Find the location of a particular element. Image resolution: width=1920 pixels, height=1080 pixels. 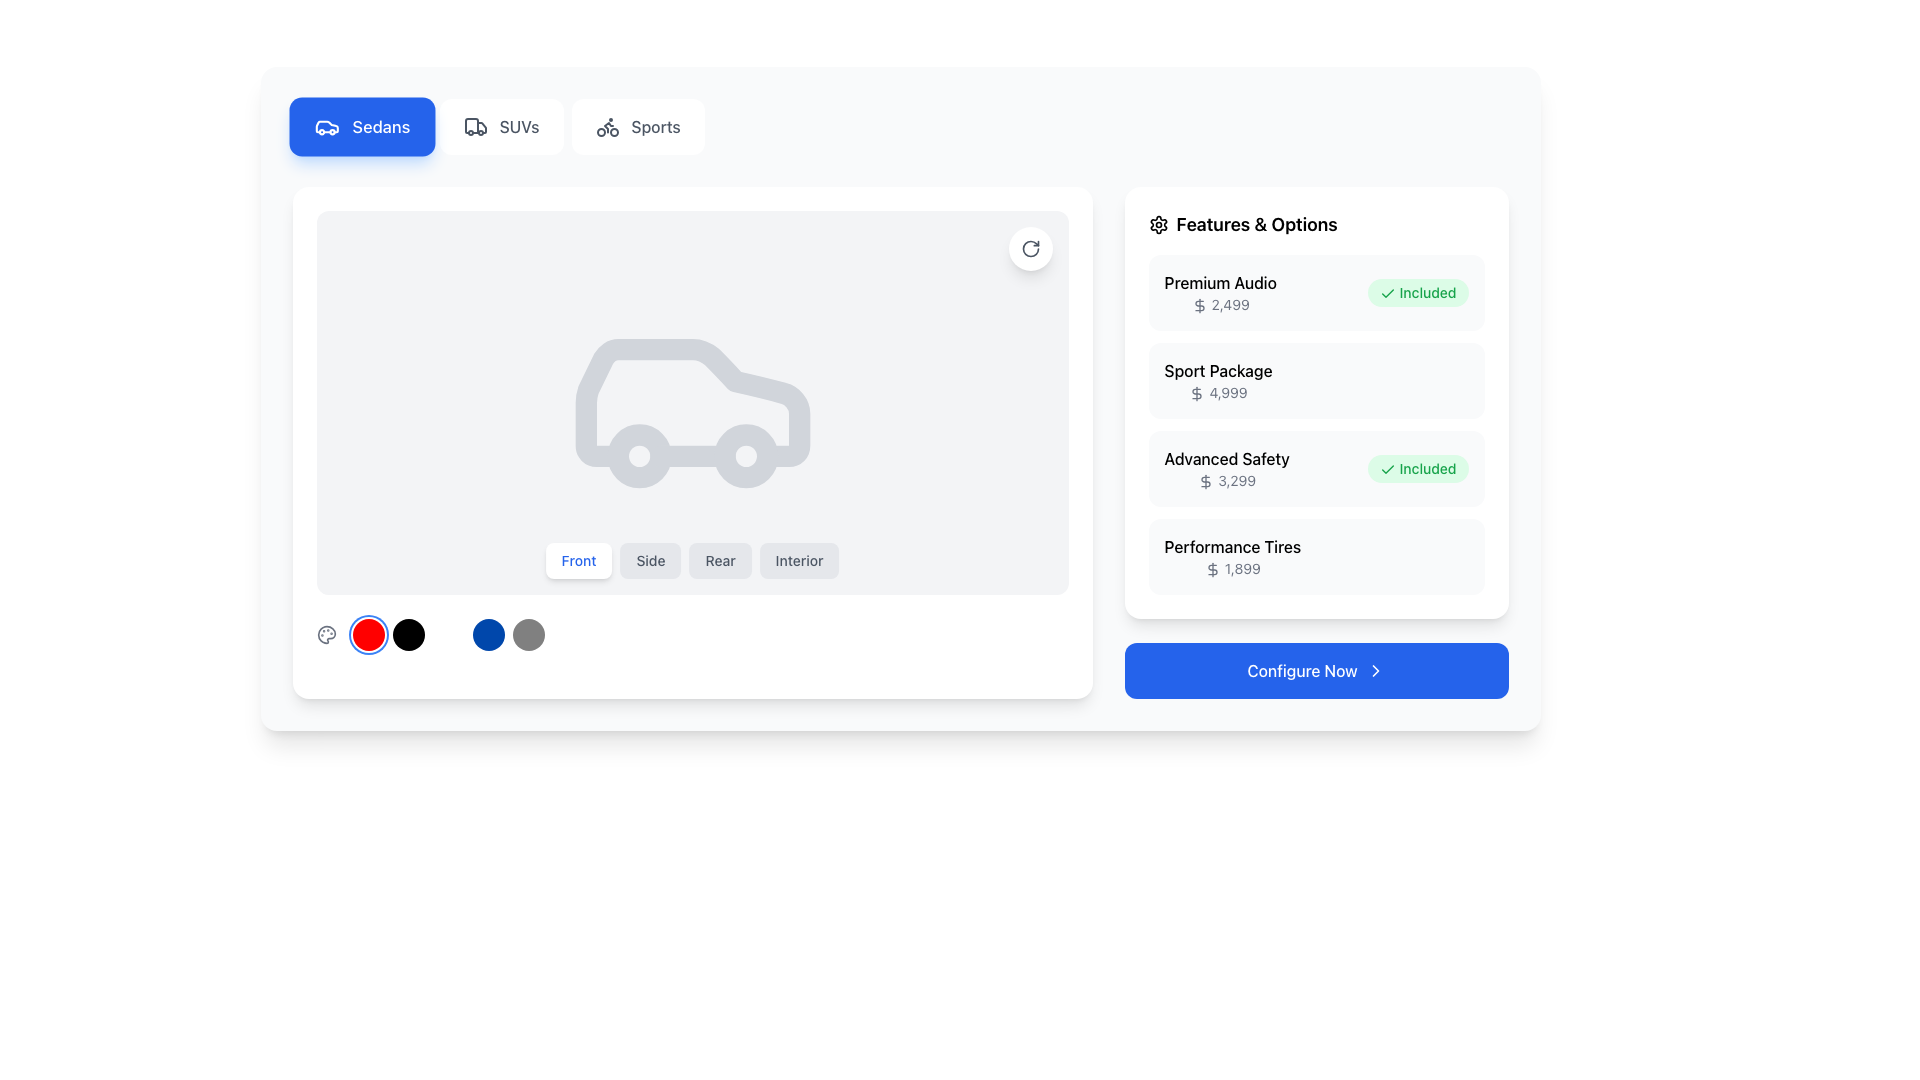

the right arrow icon, which is styled as a Lucide Chevron Right icon, located at the rightmost edge of the 'Configure Now' button is located at coordinates (1374, 671).